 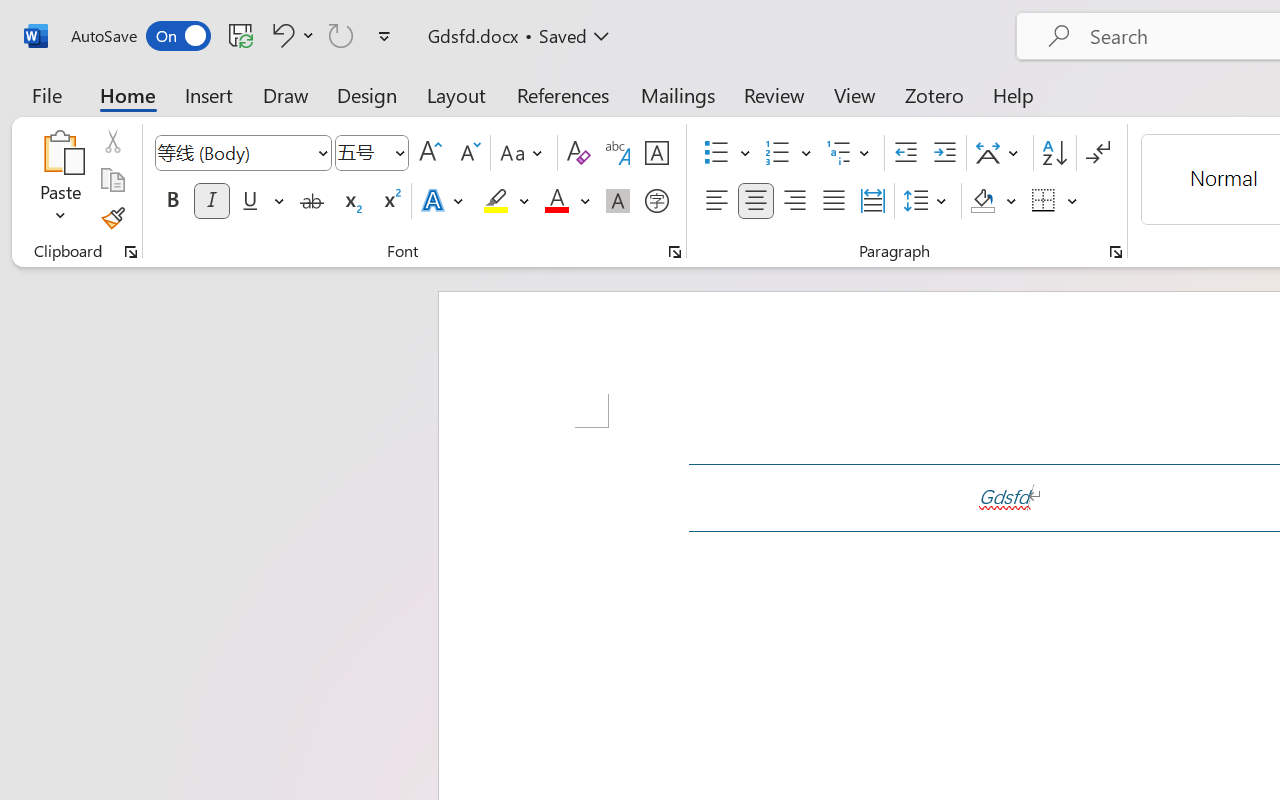 I want to click on 'Font...', so click(x=675, y=251).